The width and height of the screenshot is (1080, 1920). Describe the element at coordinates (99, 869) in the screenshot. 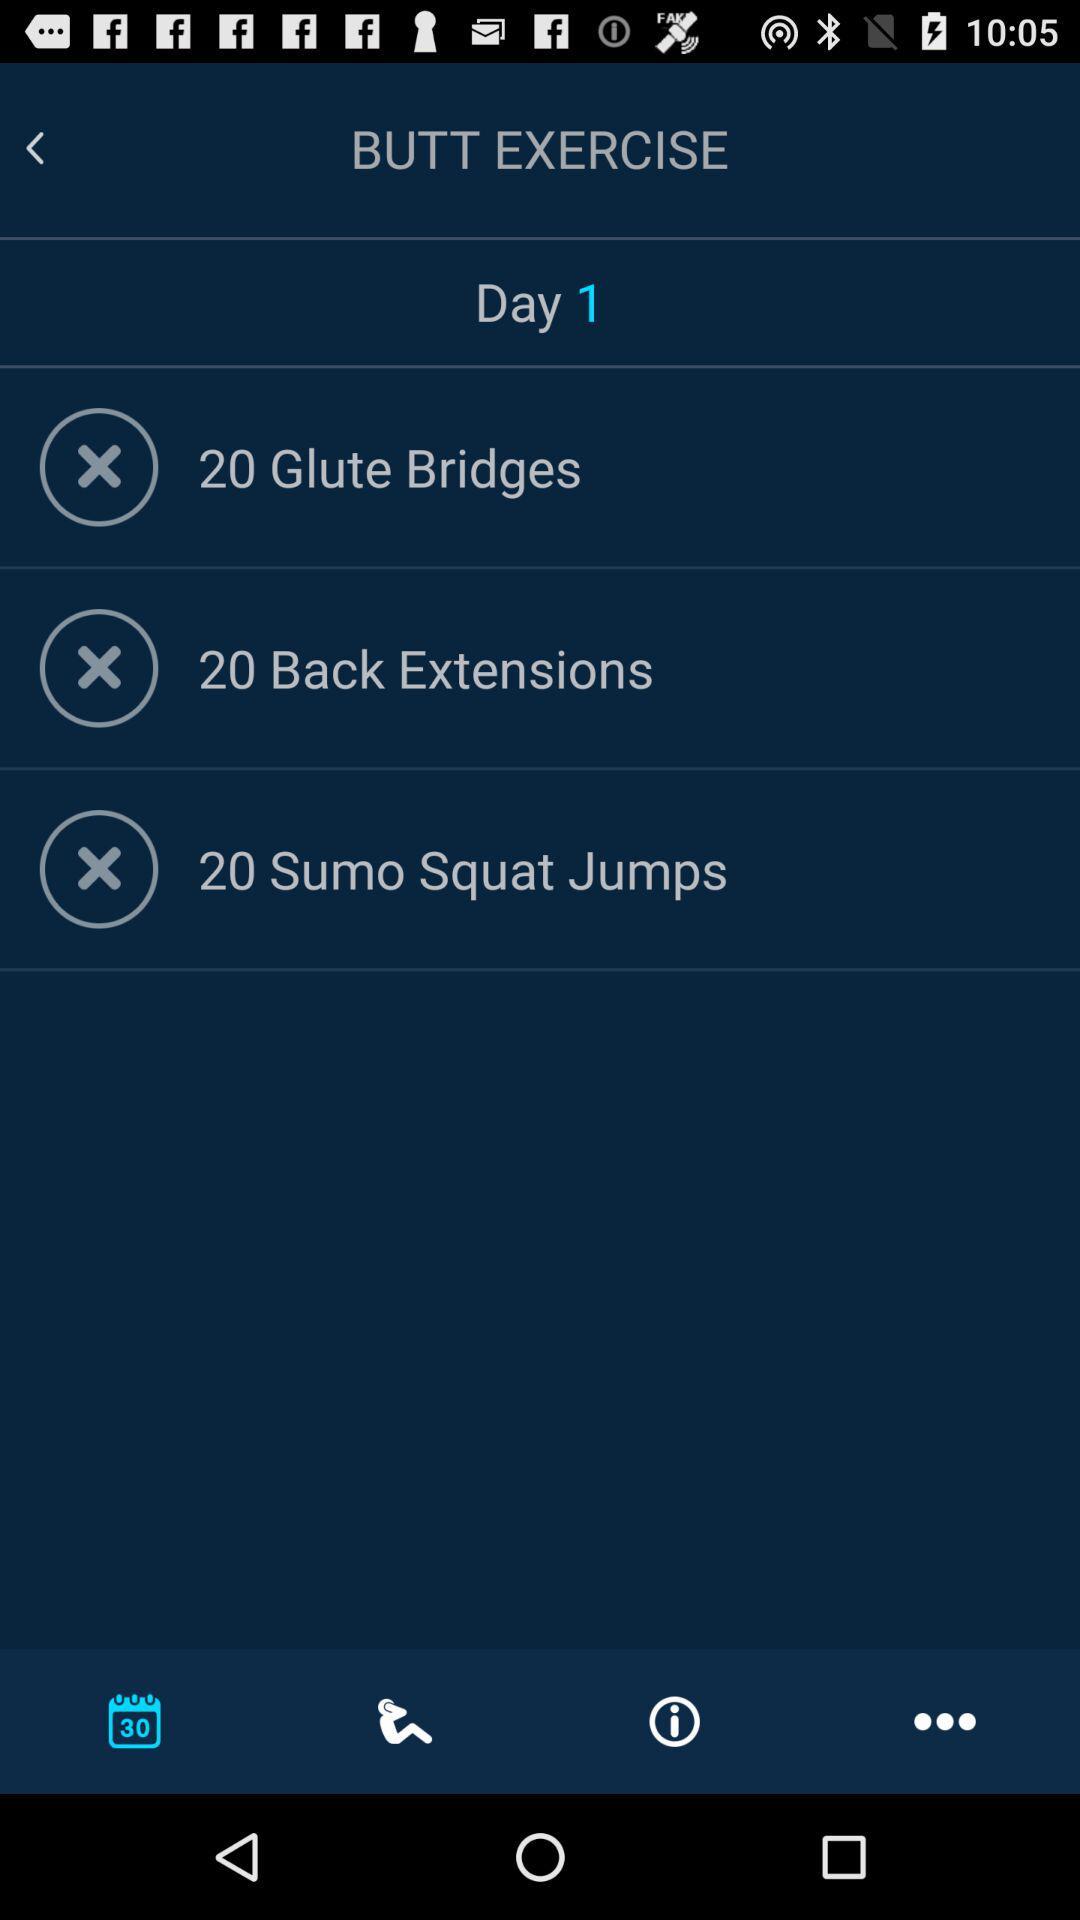

I see `delete the exercise` at that location.